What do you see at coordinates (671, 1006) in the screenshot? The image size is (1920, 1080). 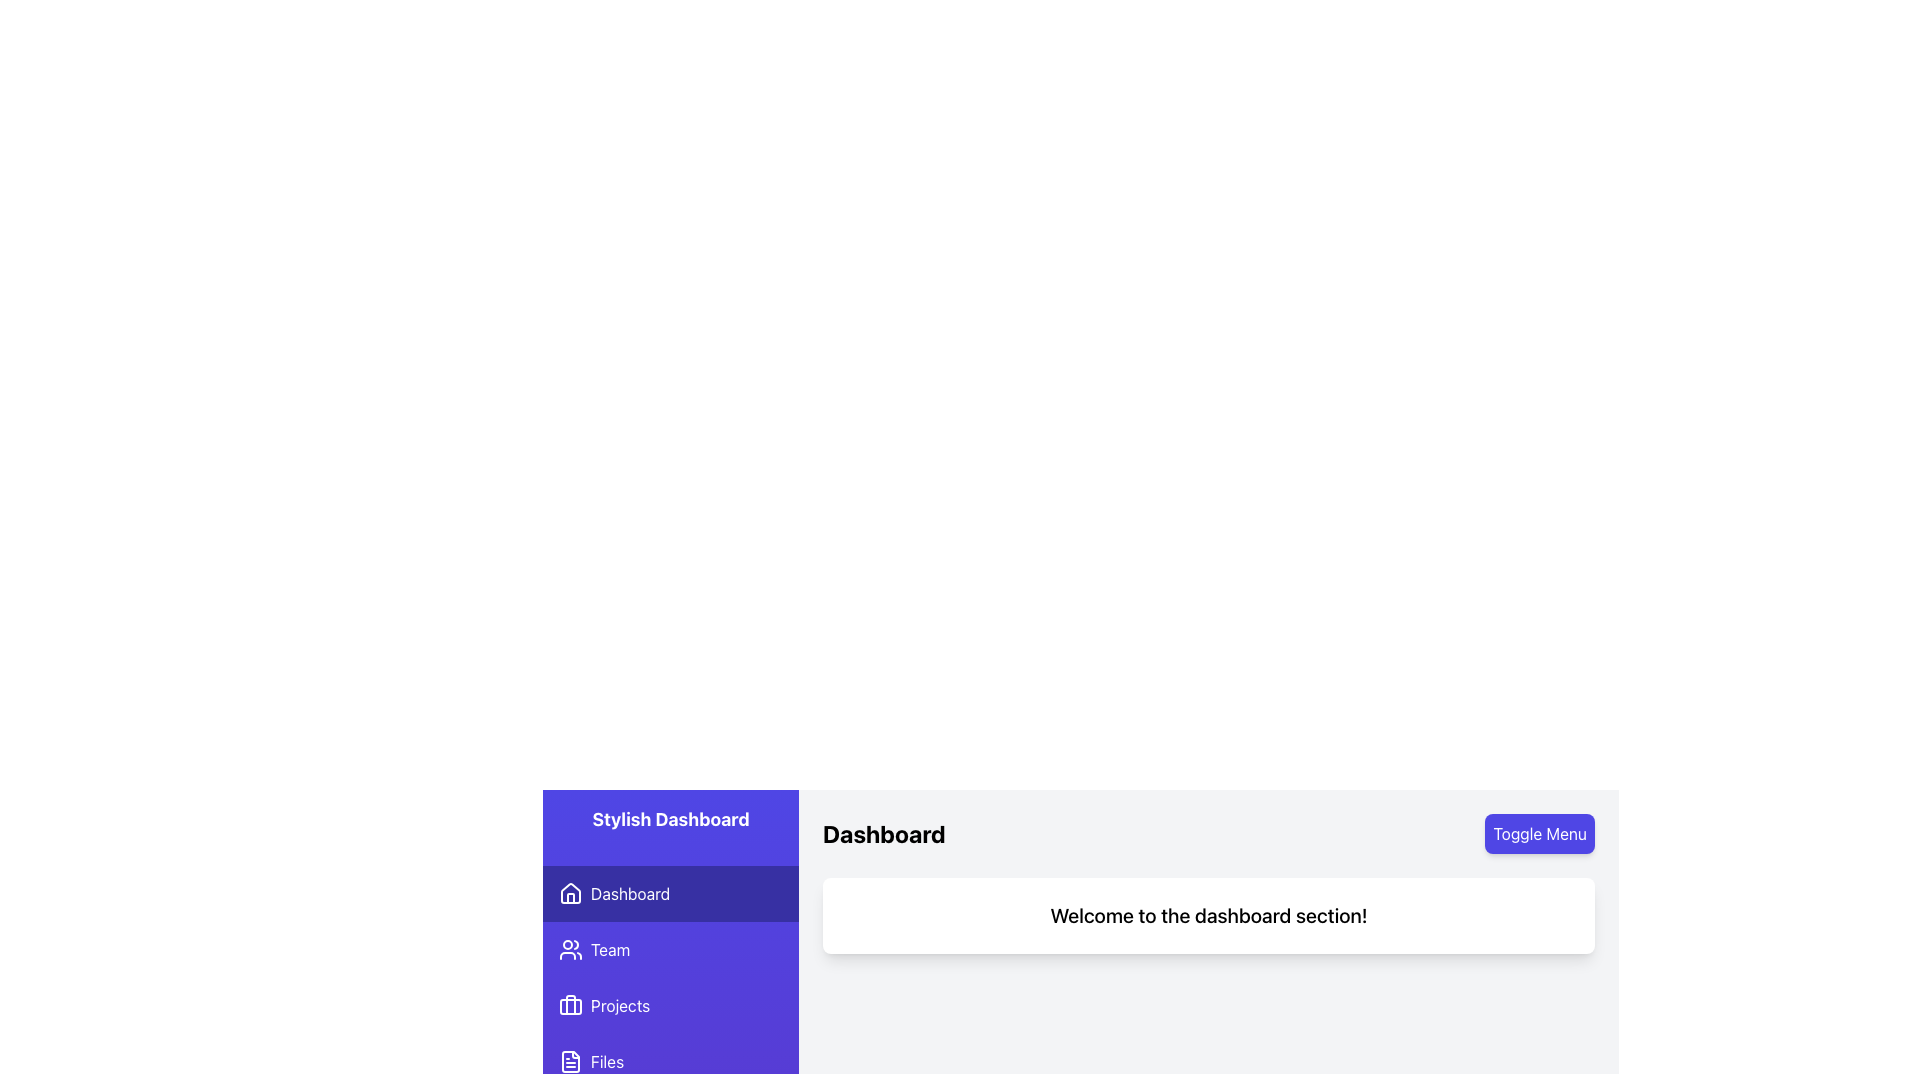 I see `the button labeled 'Projects' located in the sidebar menu, which is the third button below 'Team' and above 'Files'` at bounding box center [671, 1006].